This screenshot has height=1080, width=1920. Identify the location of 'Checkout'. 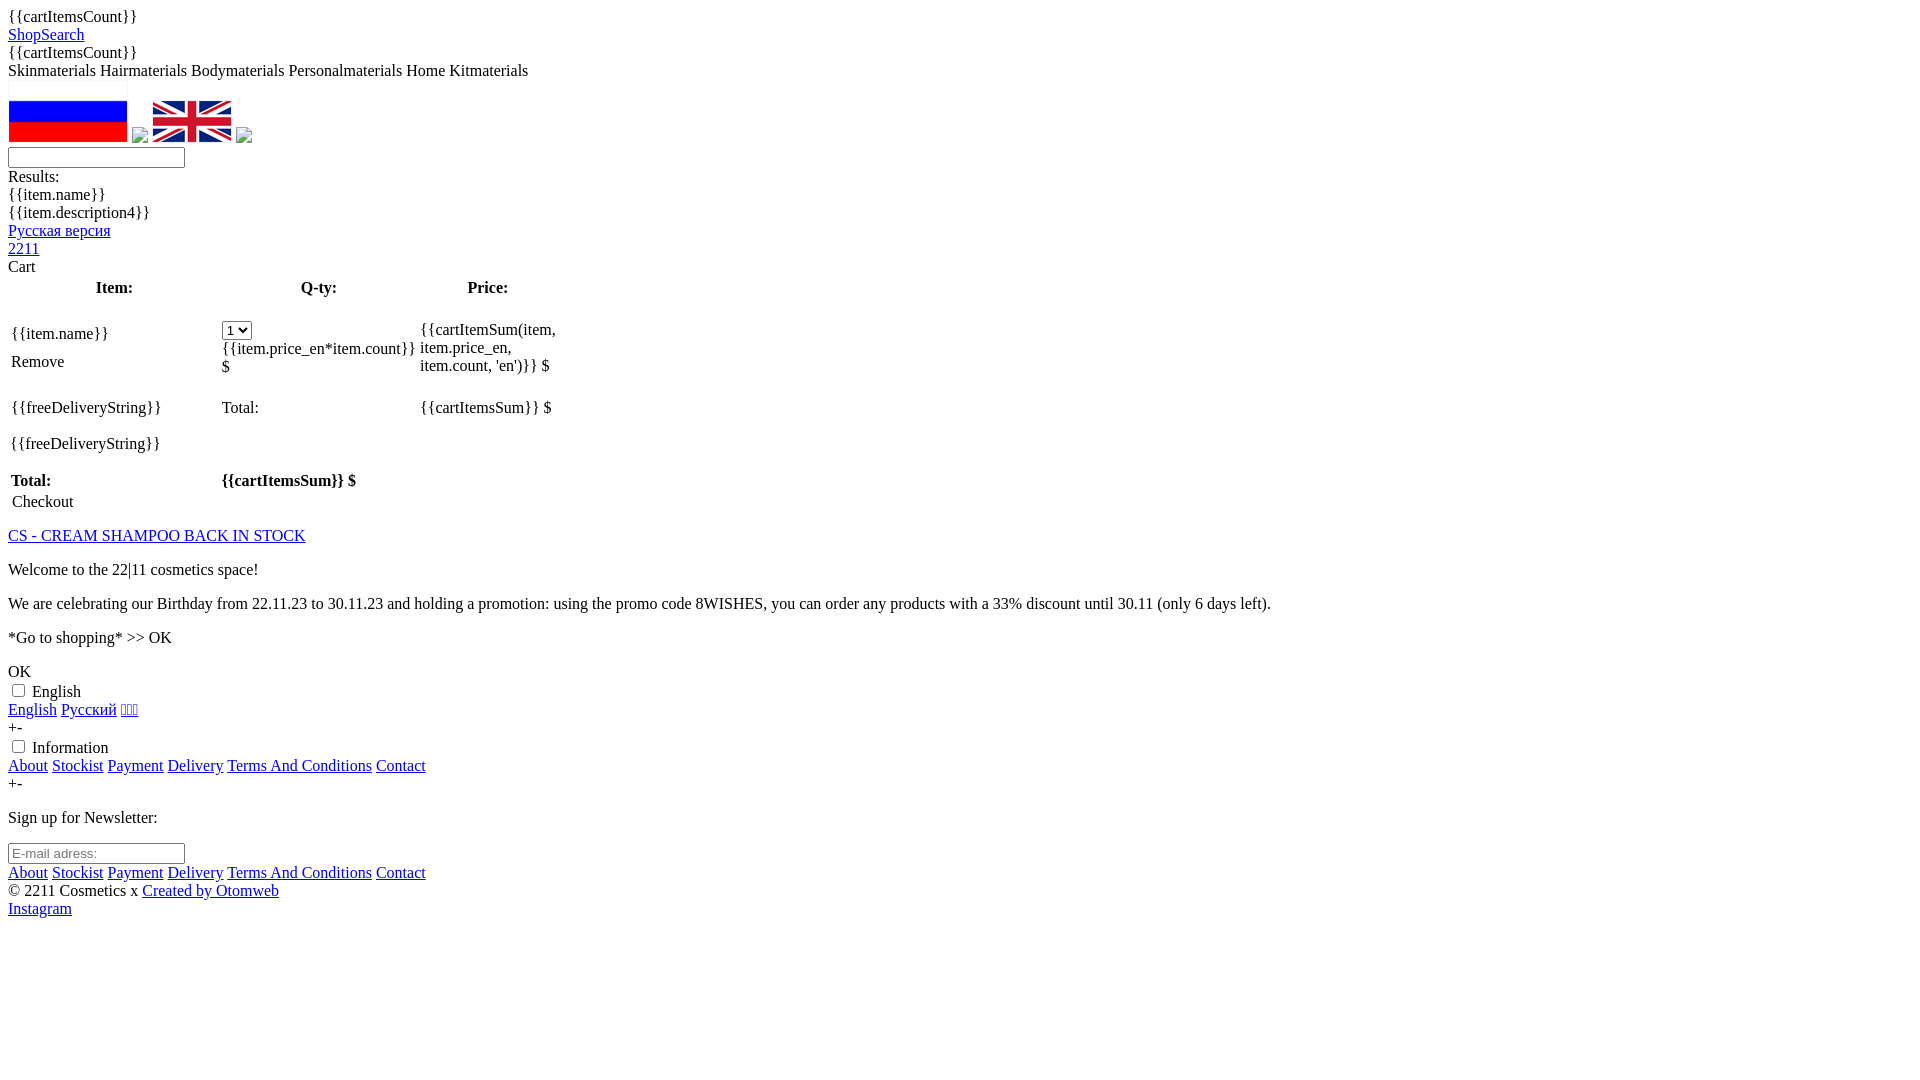
(42, 500).